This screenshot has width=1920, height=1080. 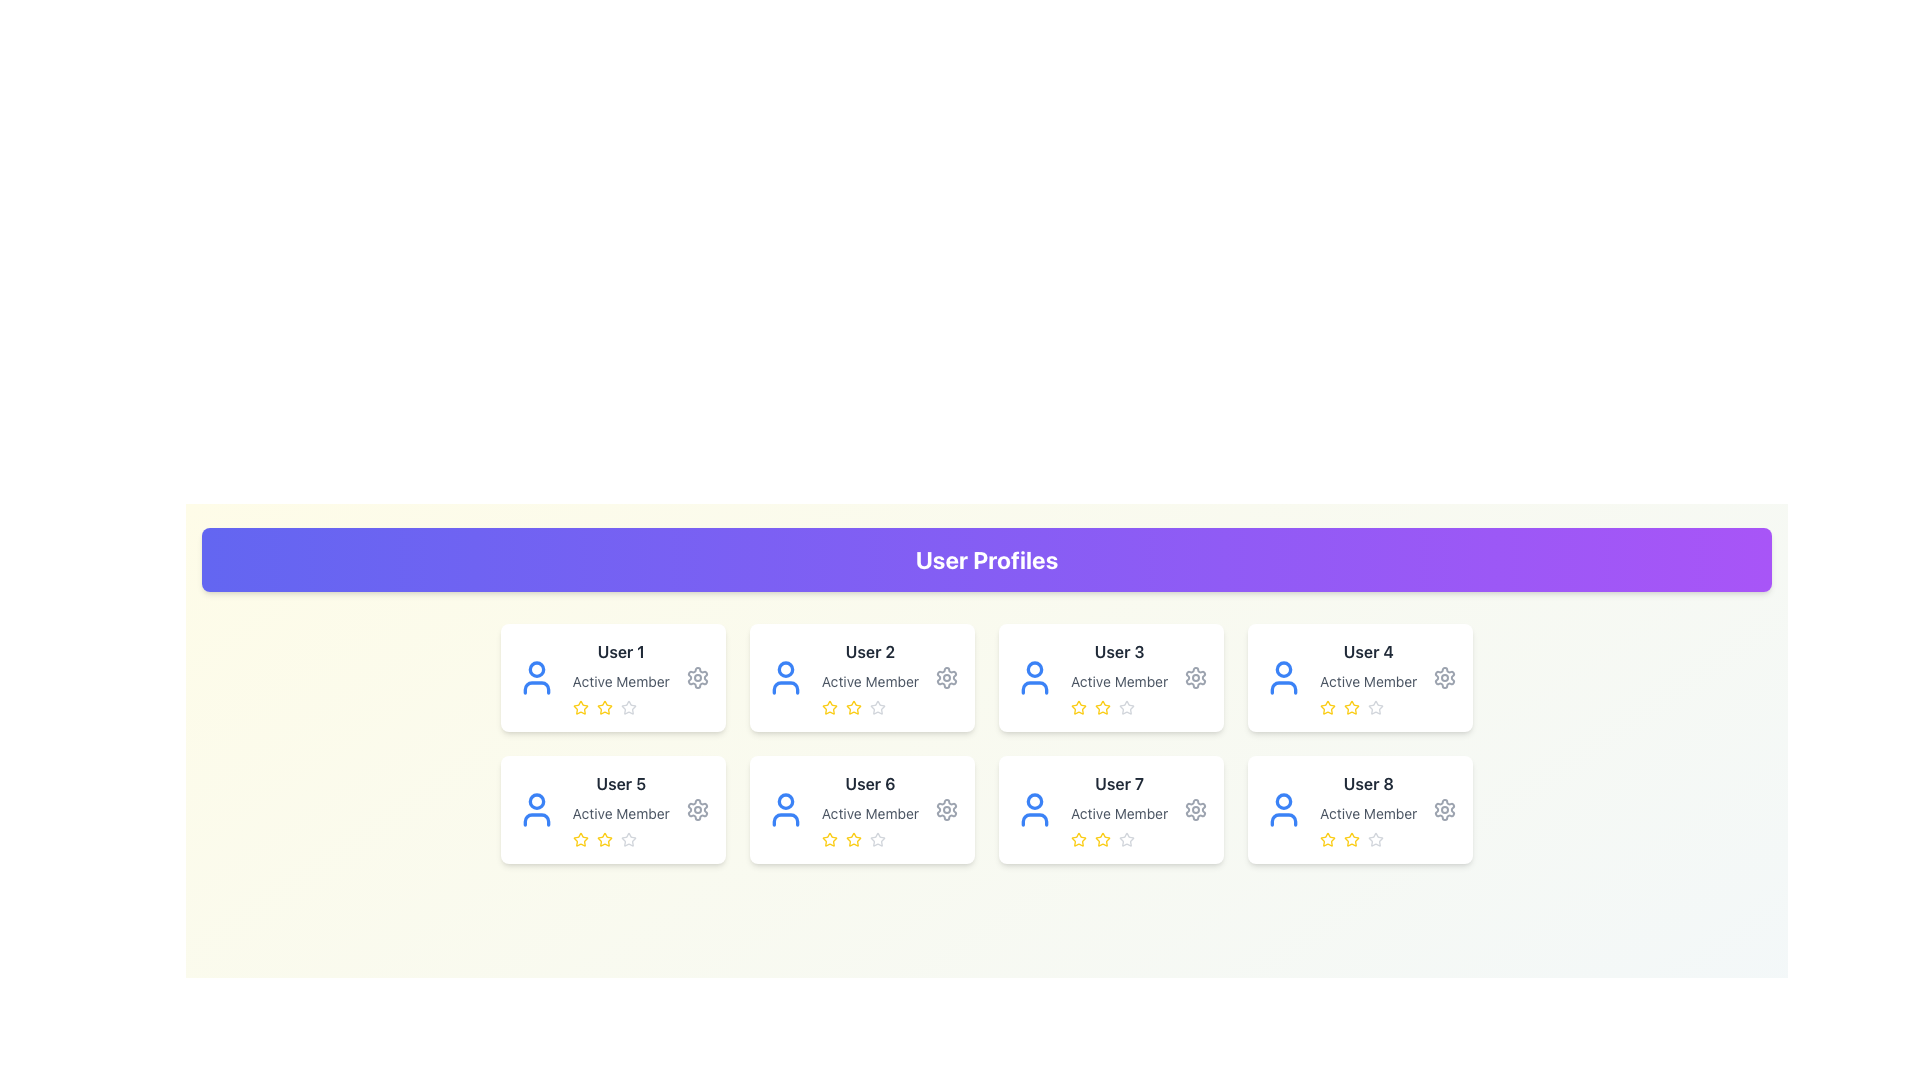 I want to click on the star-shaped icon with a yellow fill located beneath the 'User 5' card in the 'User Profiles' section to rate it, so click(x=579, y=839).